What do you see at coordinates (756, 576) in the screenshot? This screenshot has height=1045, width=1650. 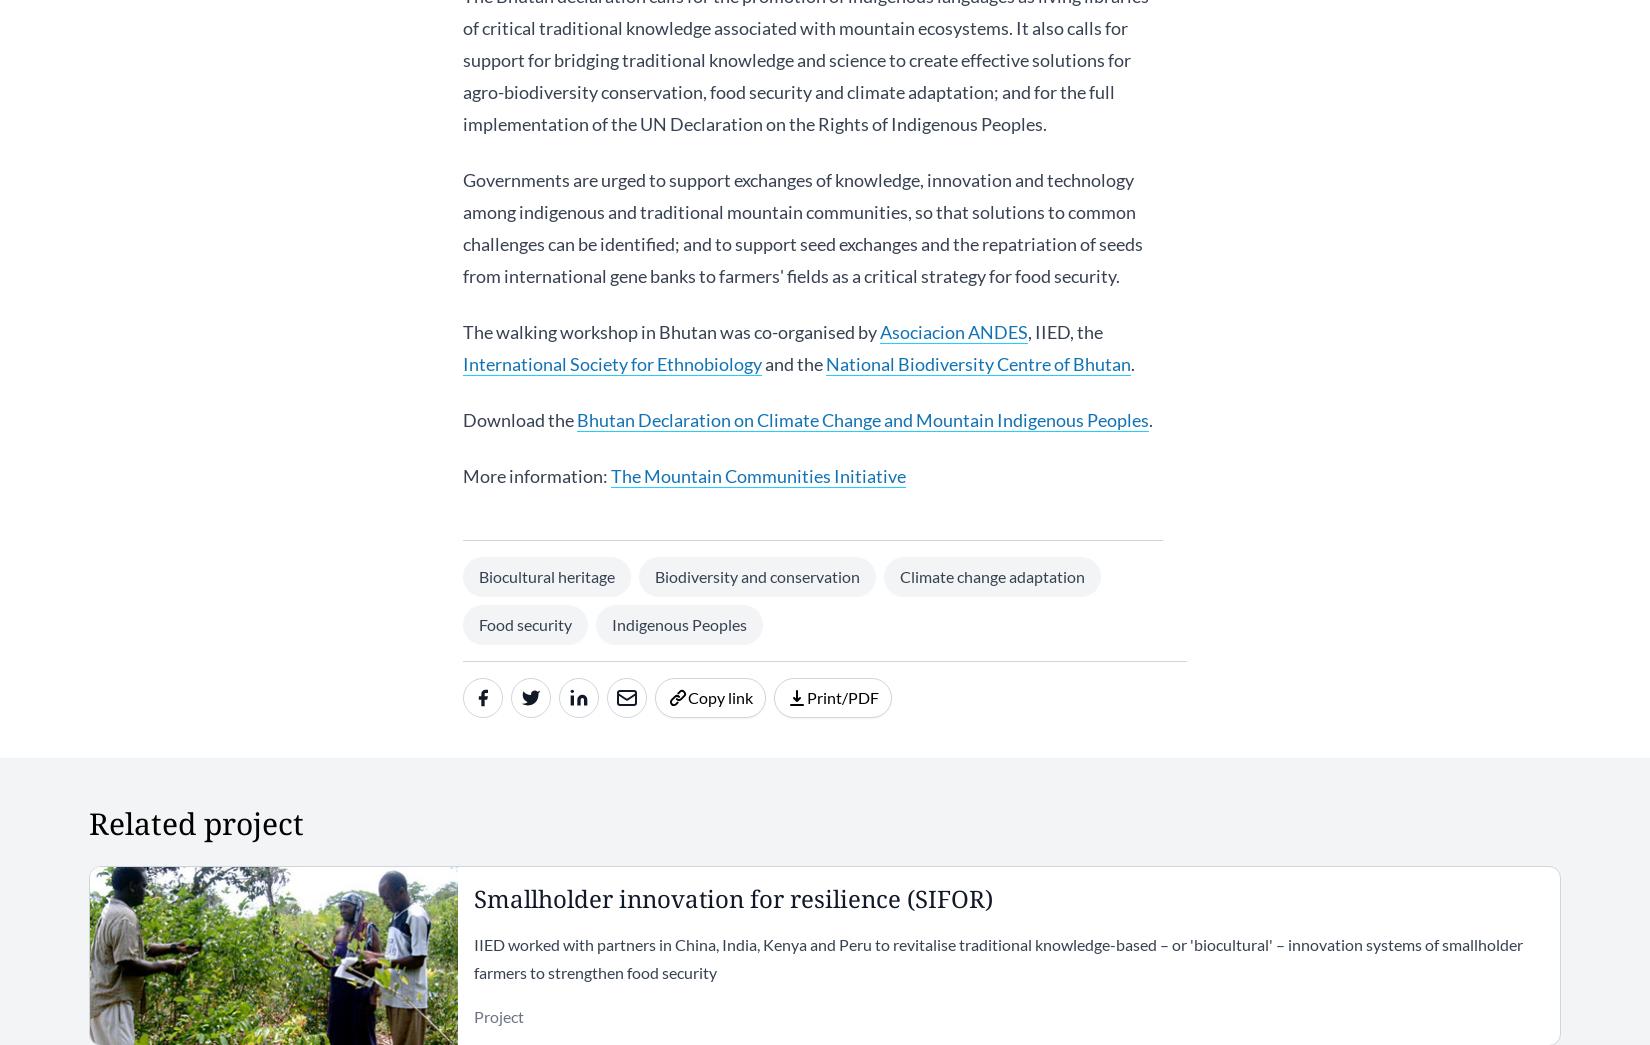 I see `'Biodiversity and conservation'` at bounding box center [756, 576].